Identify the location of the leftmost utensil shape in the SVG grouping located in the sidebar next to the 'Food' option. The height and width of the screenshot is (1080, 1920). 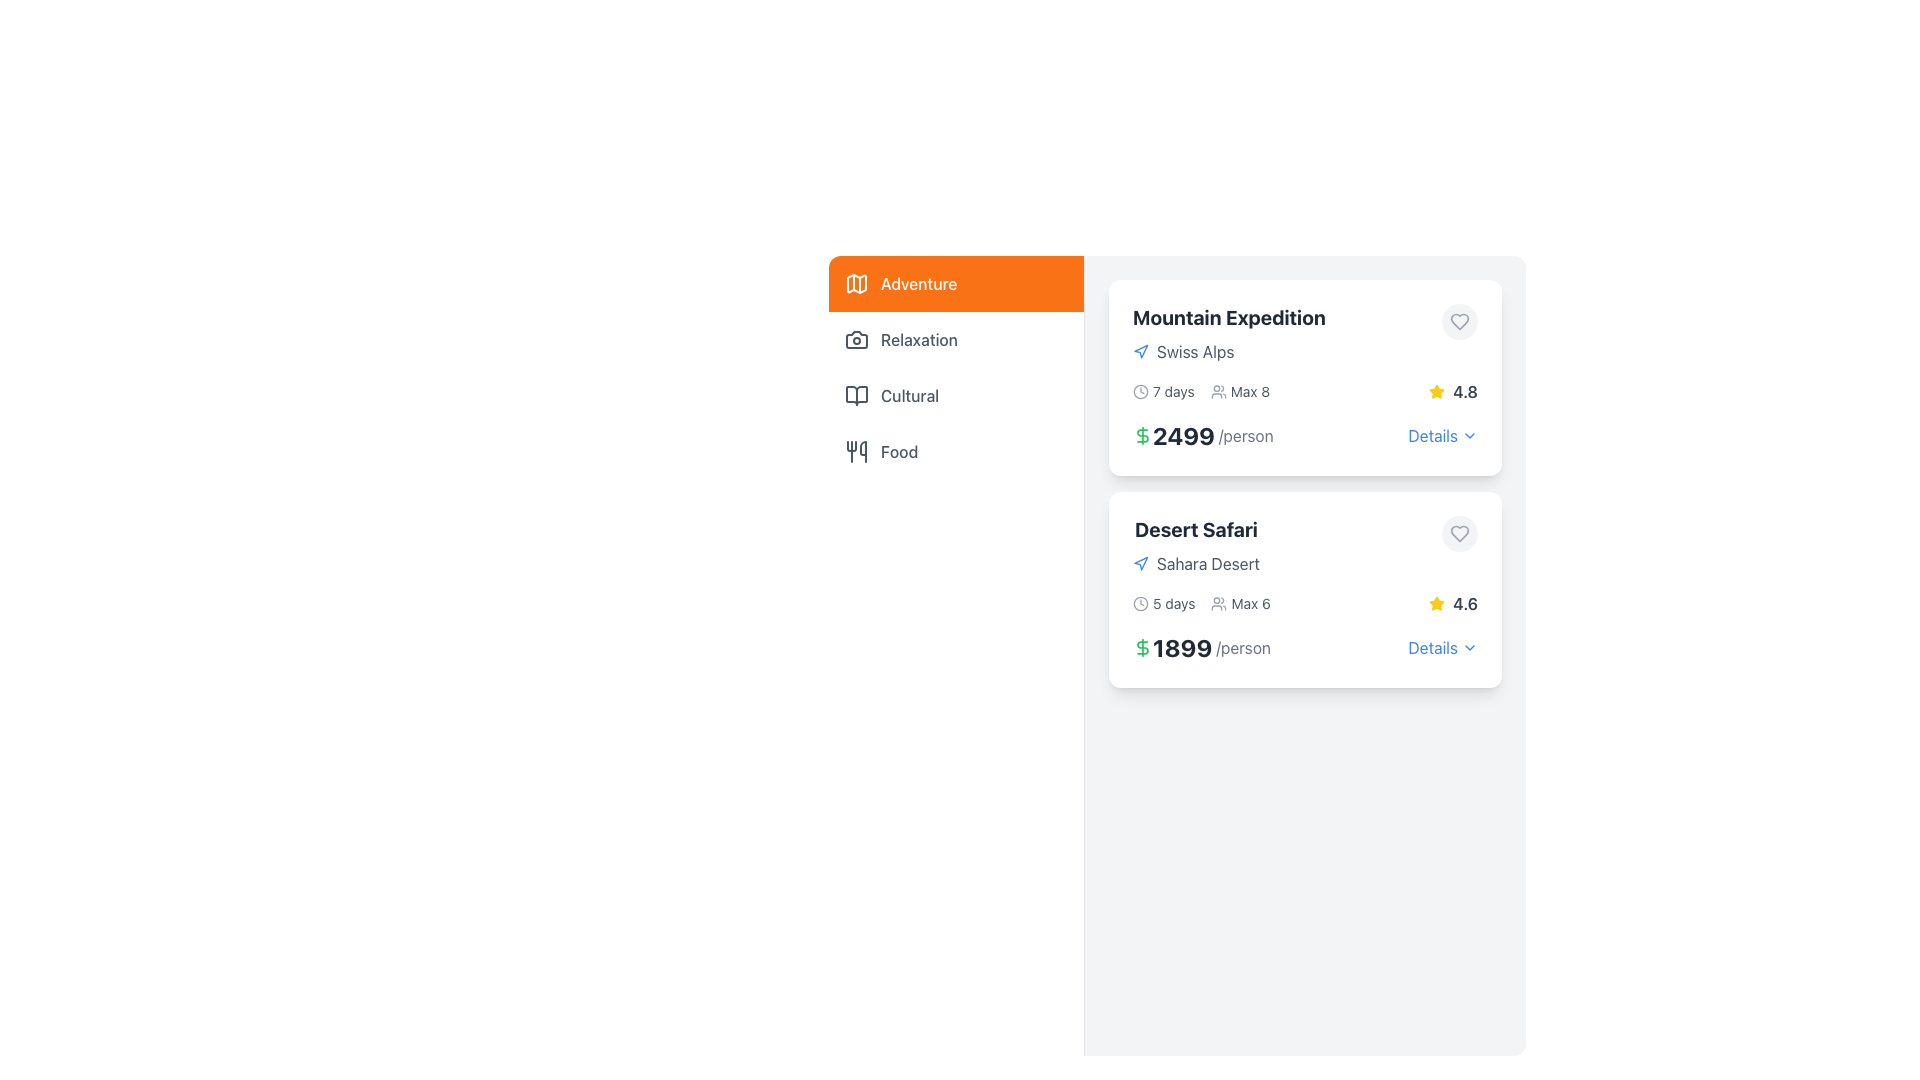
(851, 445).